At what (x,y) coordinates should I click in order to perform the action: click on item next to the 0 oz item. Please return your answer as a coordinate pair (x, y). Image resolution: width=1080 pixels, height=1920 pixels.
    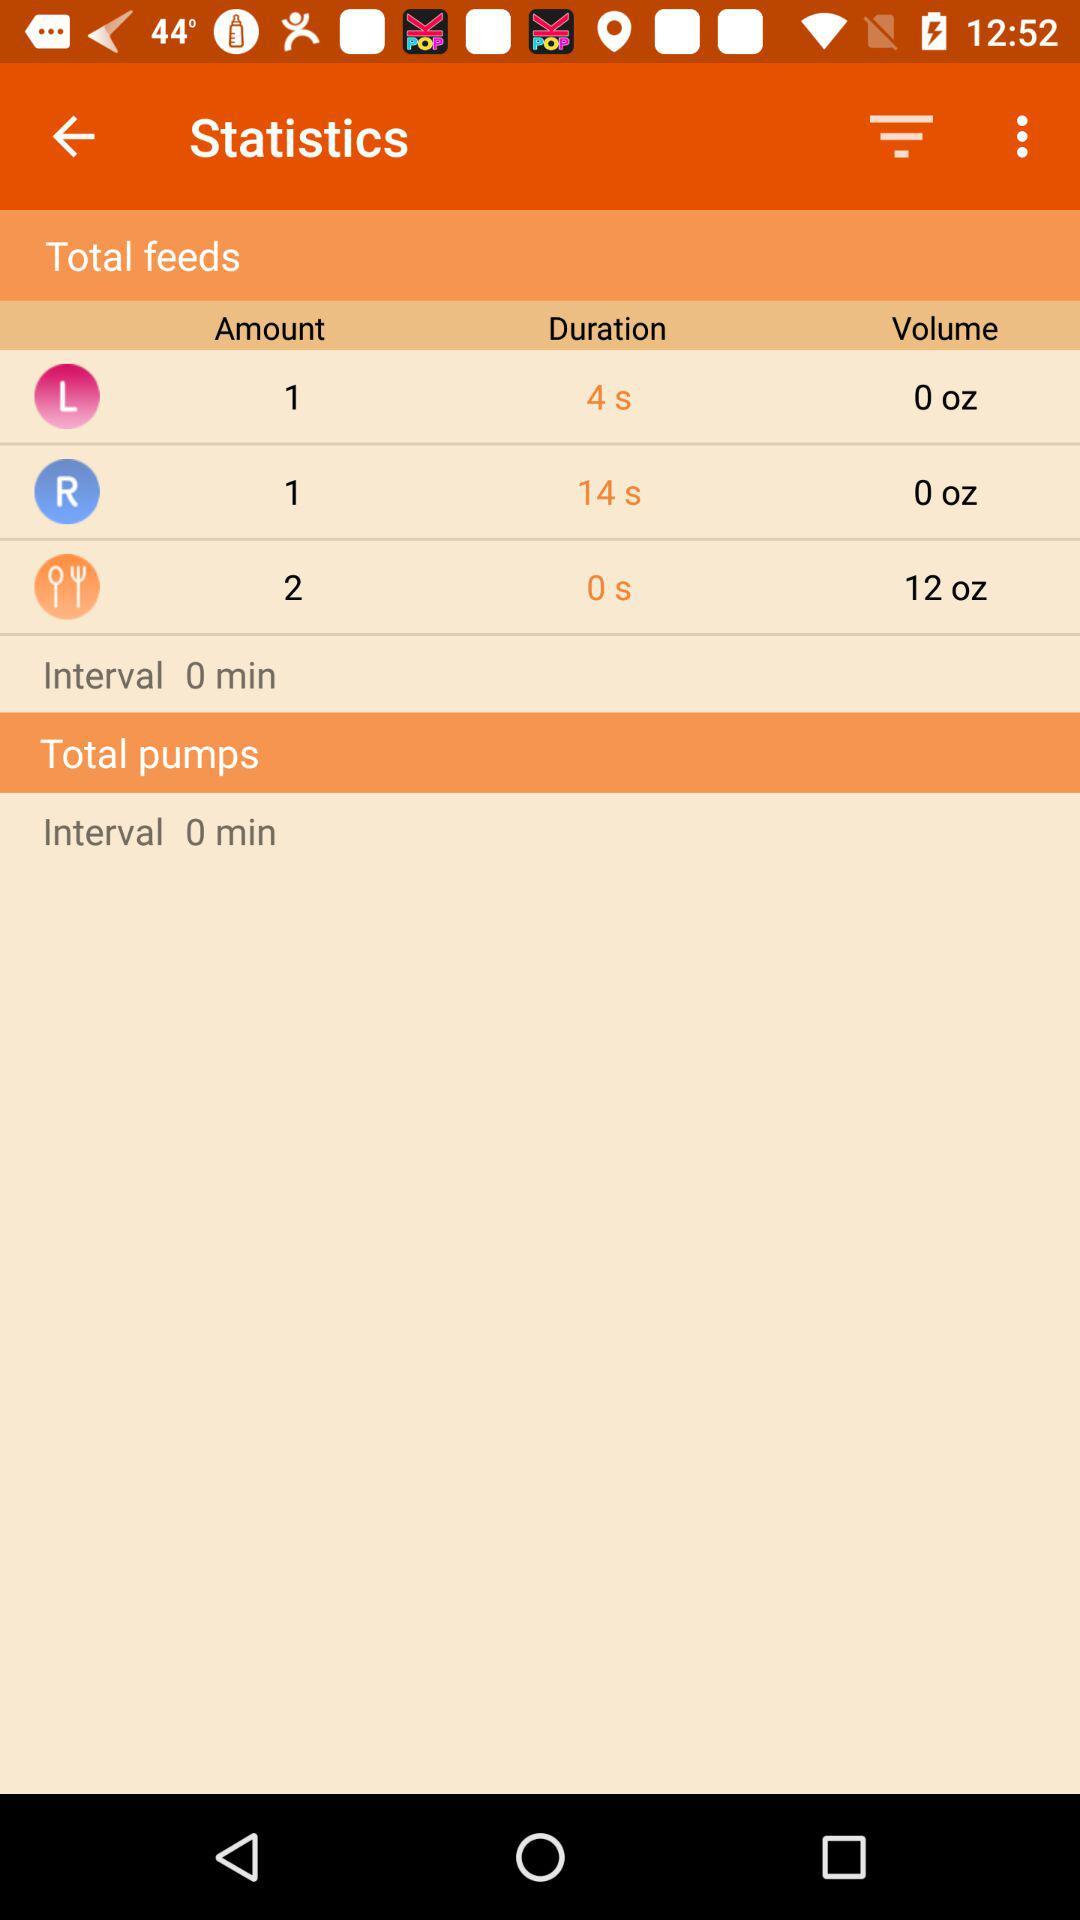
    Looking at the image, I should click on (608, 491).